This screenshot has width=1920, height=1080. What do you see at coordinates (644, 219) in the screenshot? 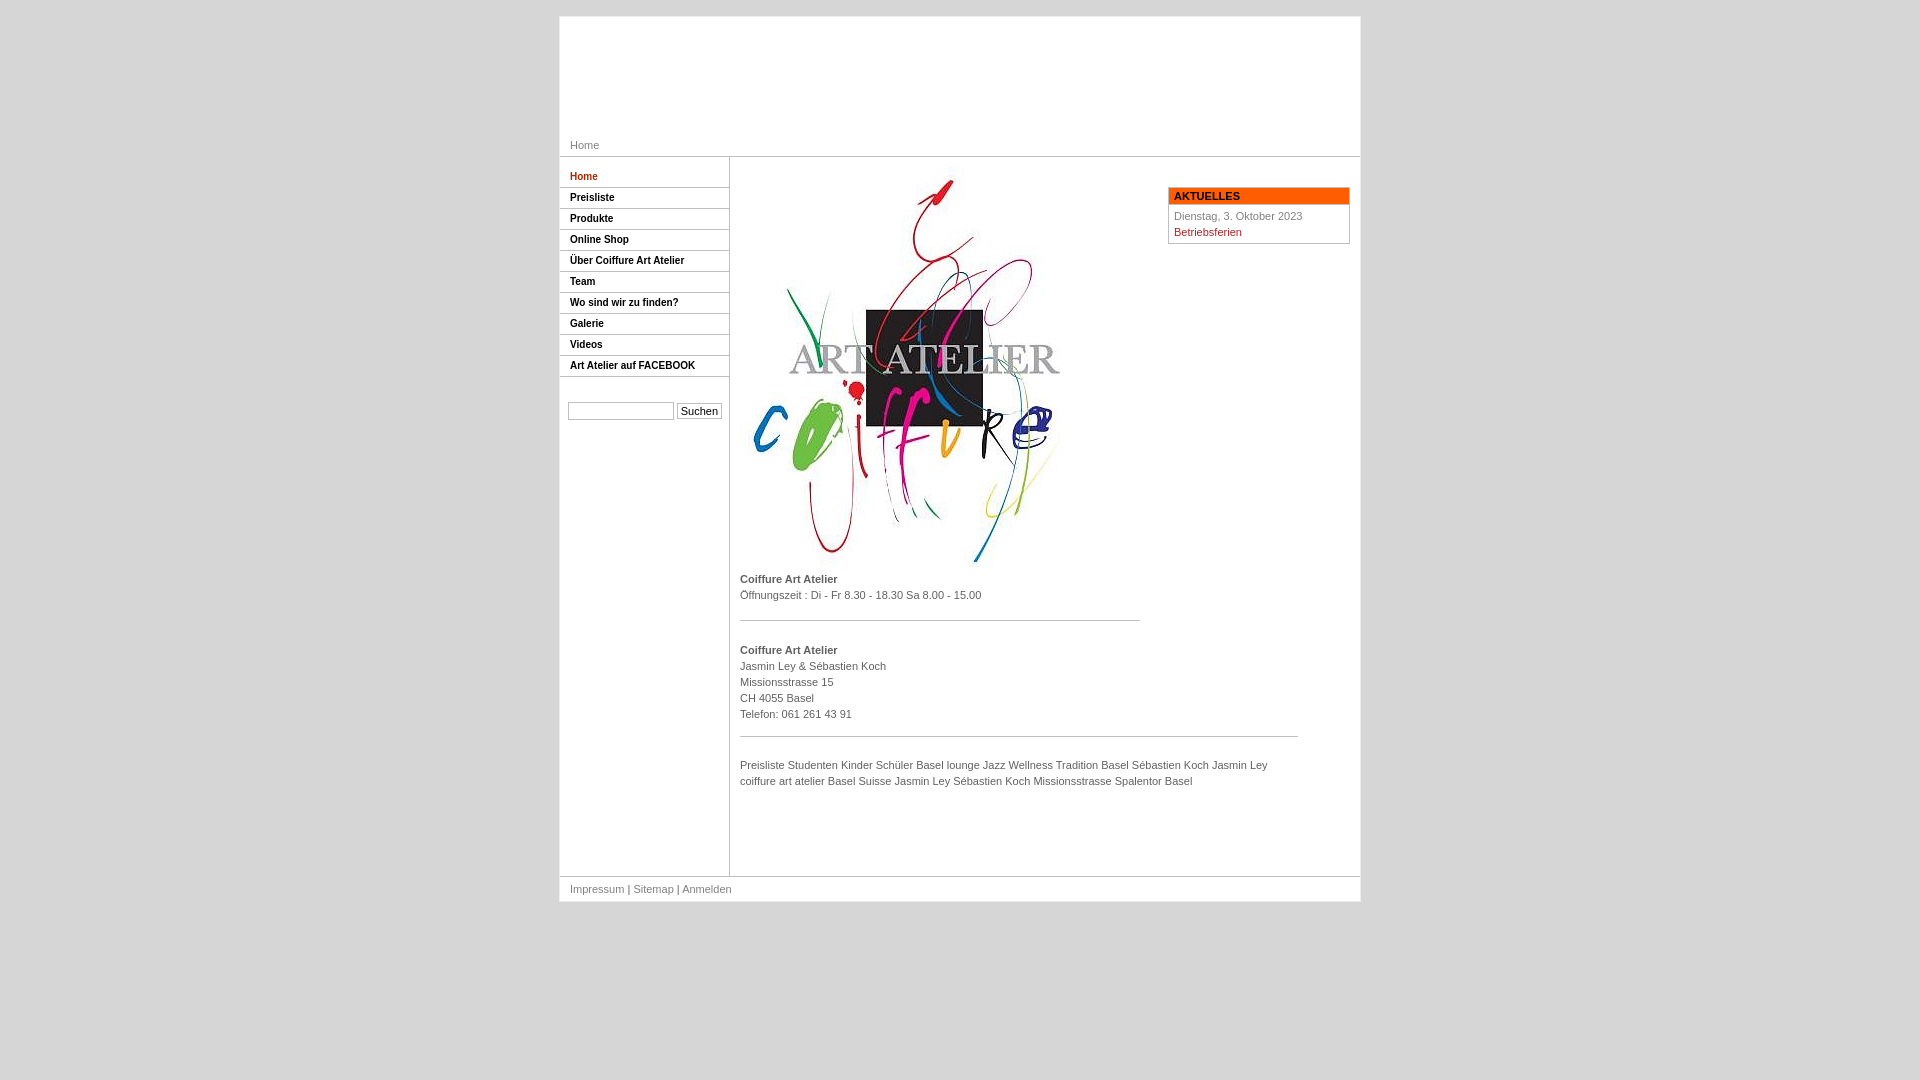
I see `'Produkte'` at bounding box center [644, 219].